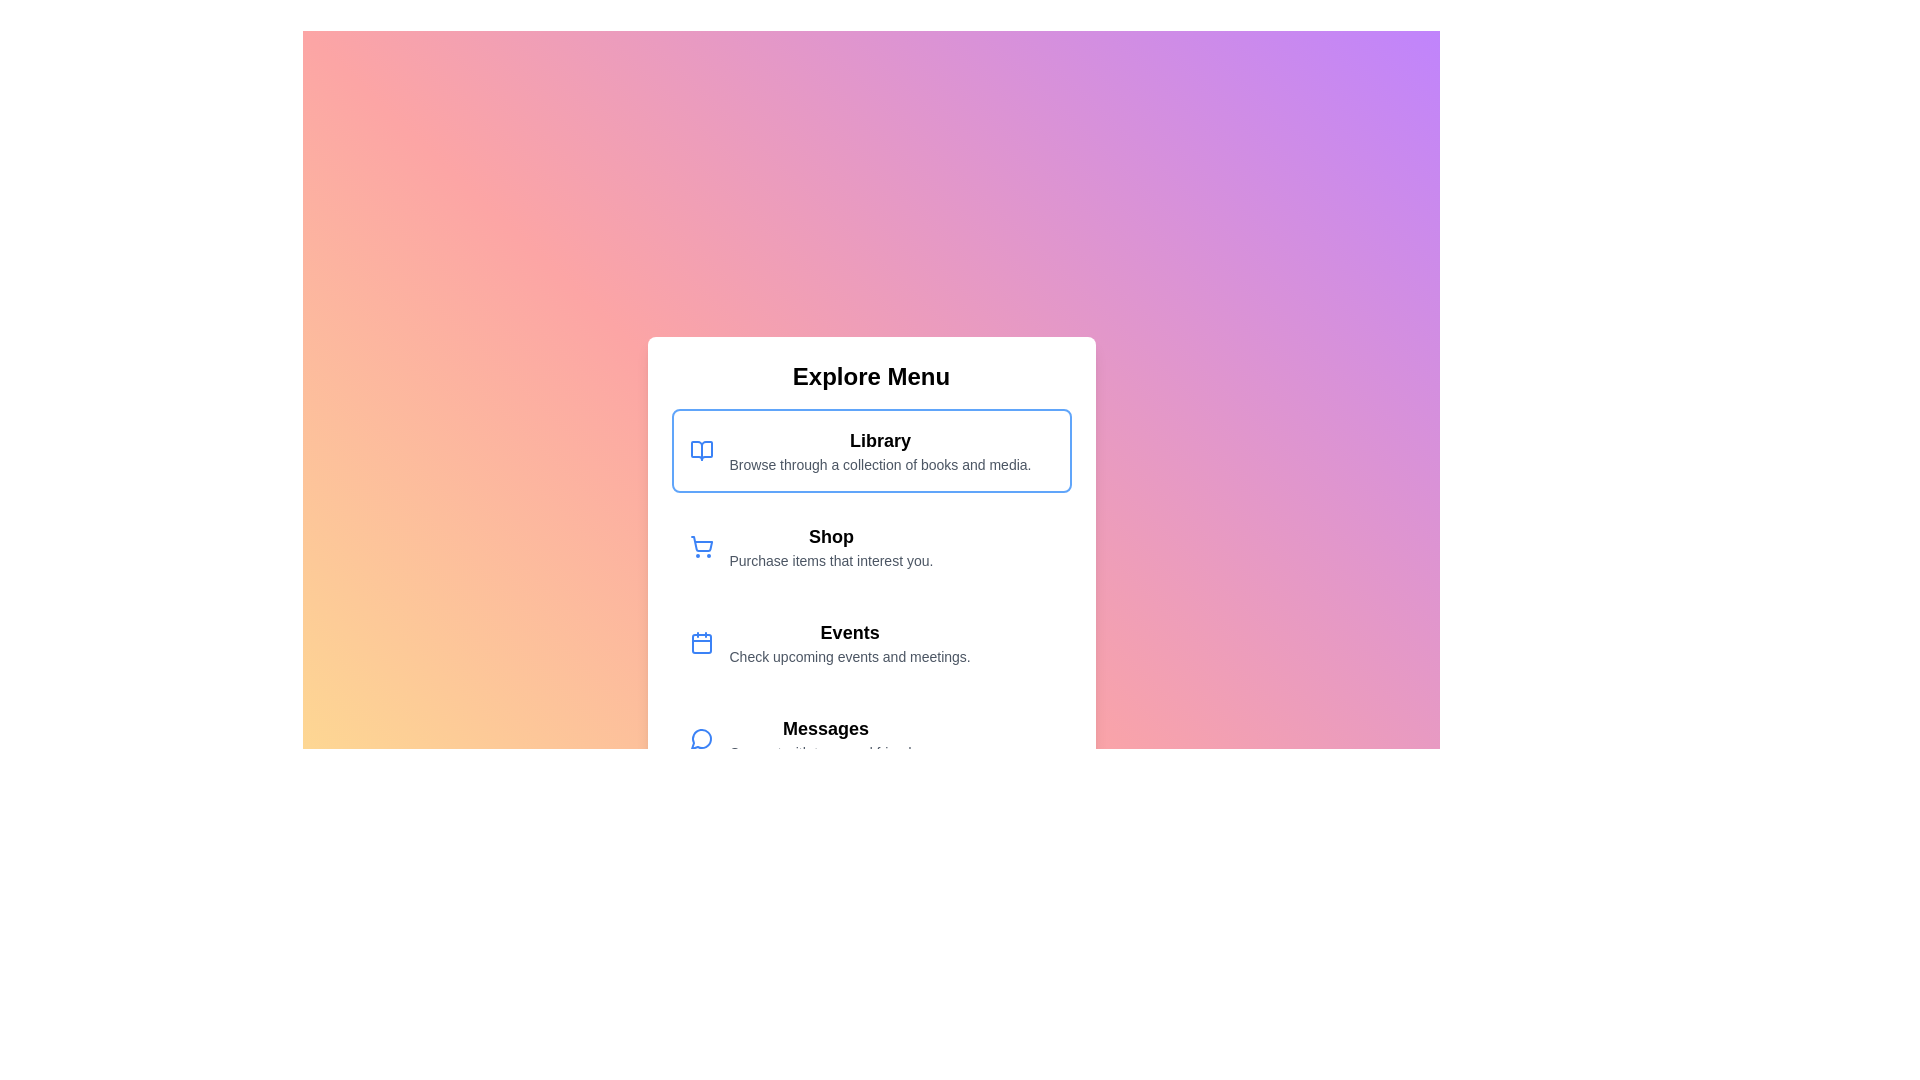 The height and width of the screenshot is (1080, 1920). What do you see at coordinates (871, 643) in the screenshot?
I see `the menu option Events to observe its hover effect` at bounding box center [871, 643].